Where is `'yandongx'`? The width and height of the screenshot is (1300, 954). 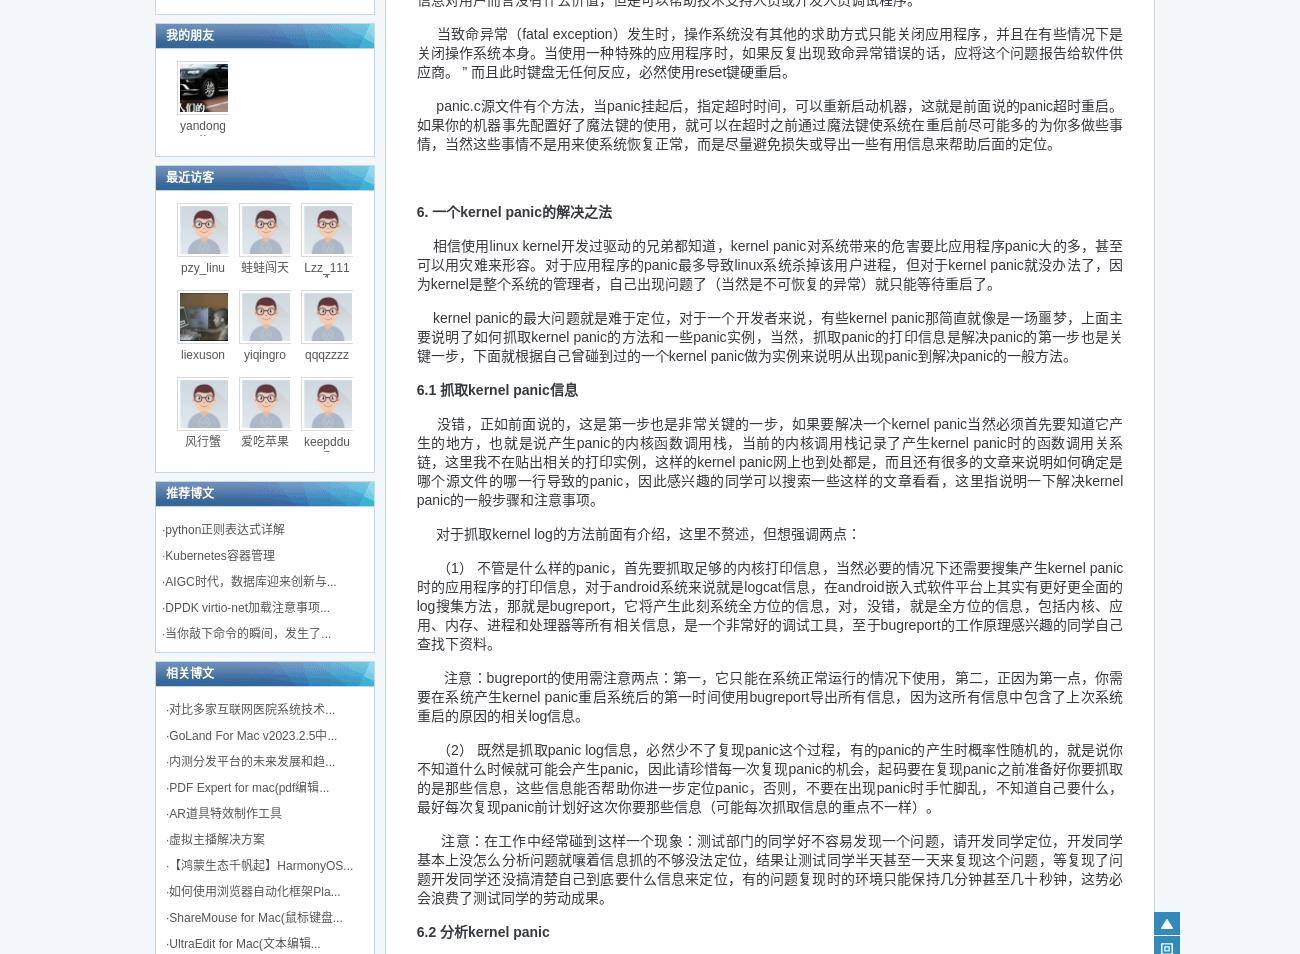
'yandongx' is located at coordinates (202, 131).